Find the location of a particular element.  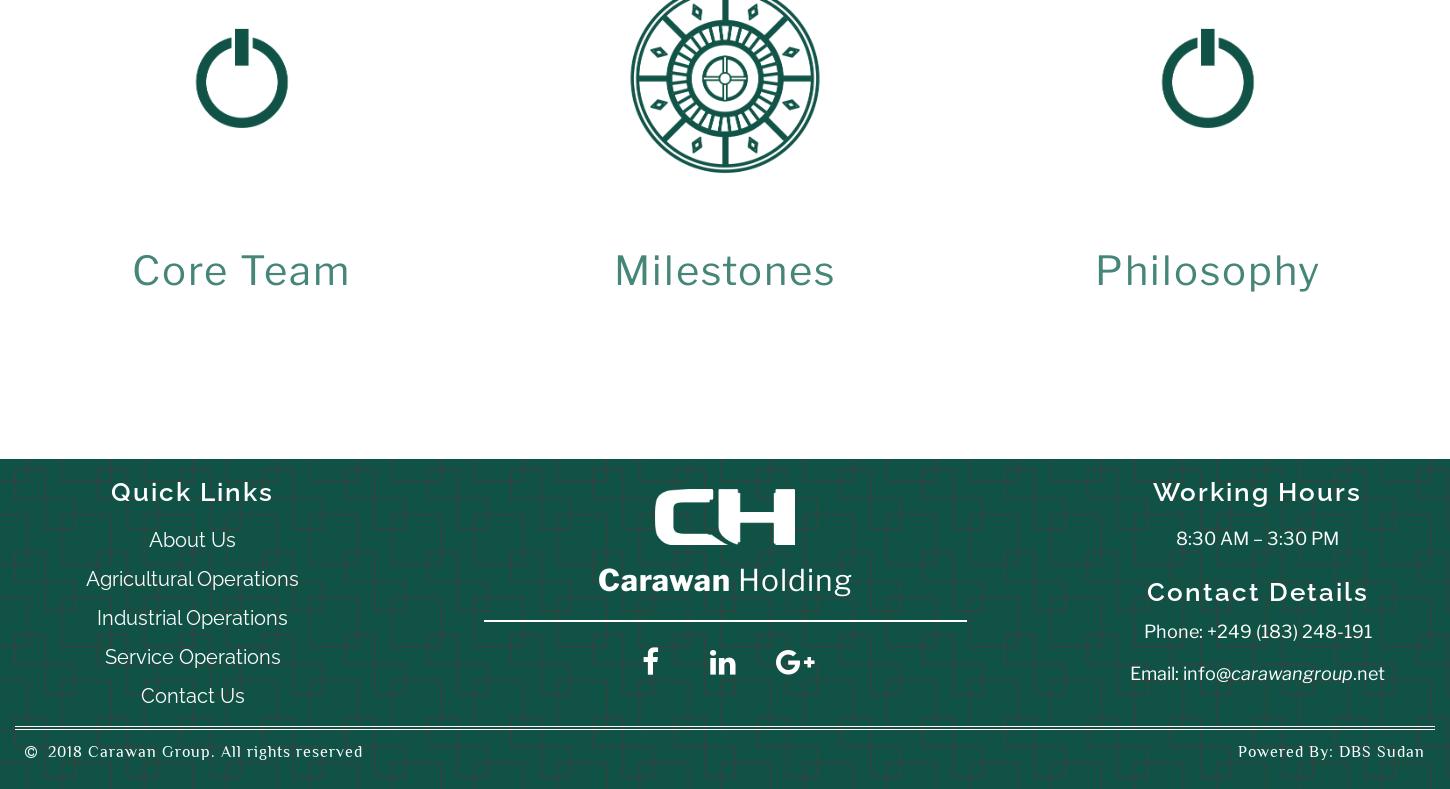

'Philosophy' is located at coordinates (1206, 270).